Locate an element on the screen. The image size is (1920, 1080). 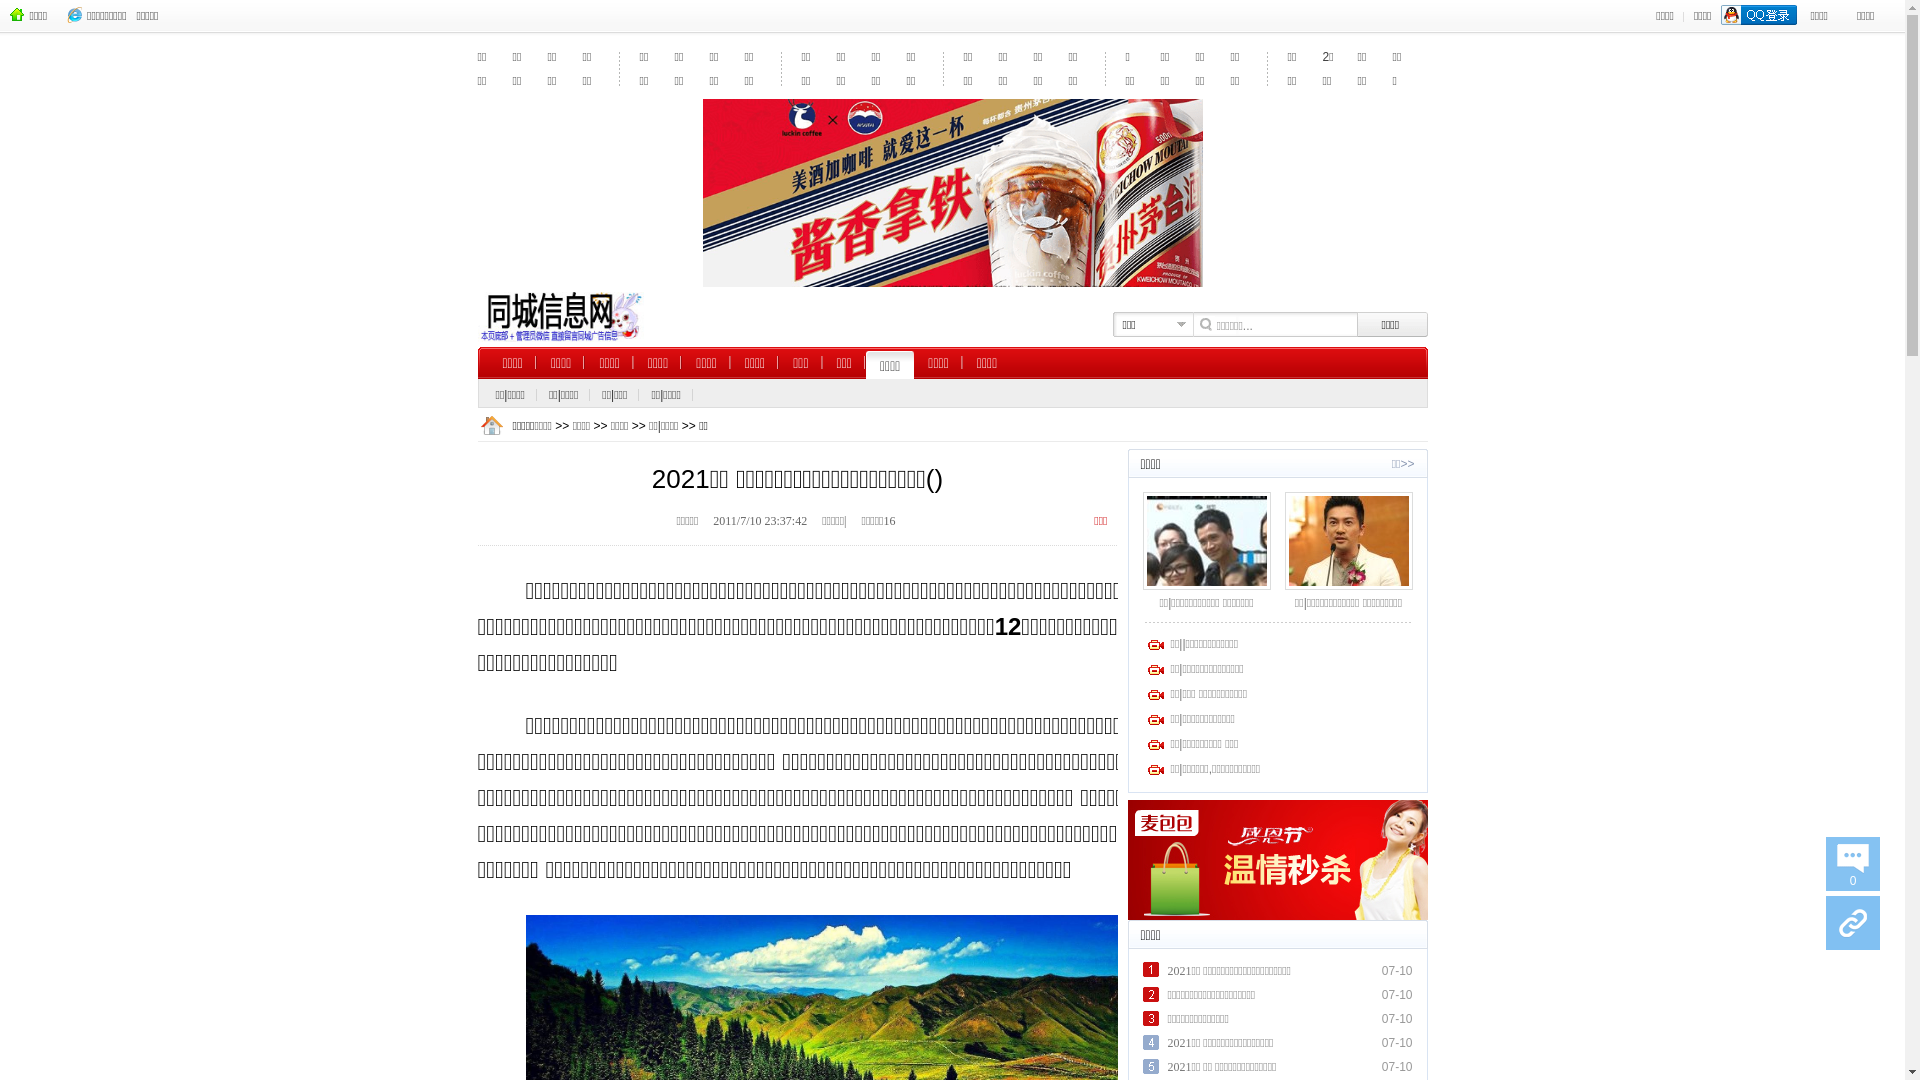
'0' is located at coordinates (1825, 863).